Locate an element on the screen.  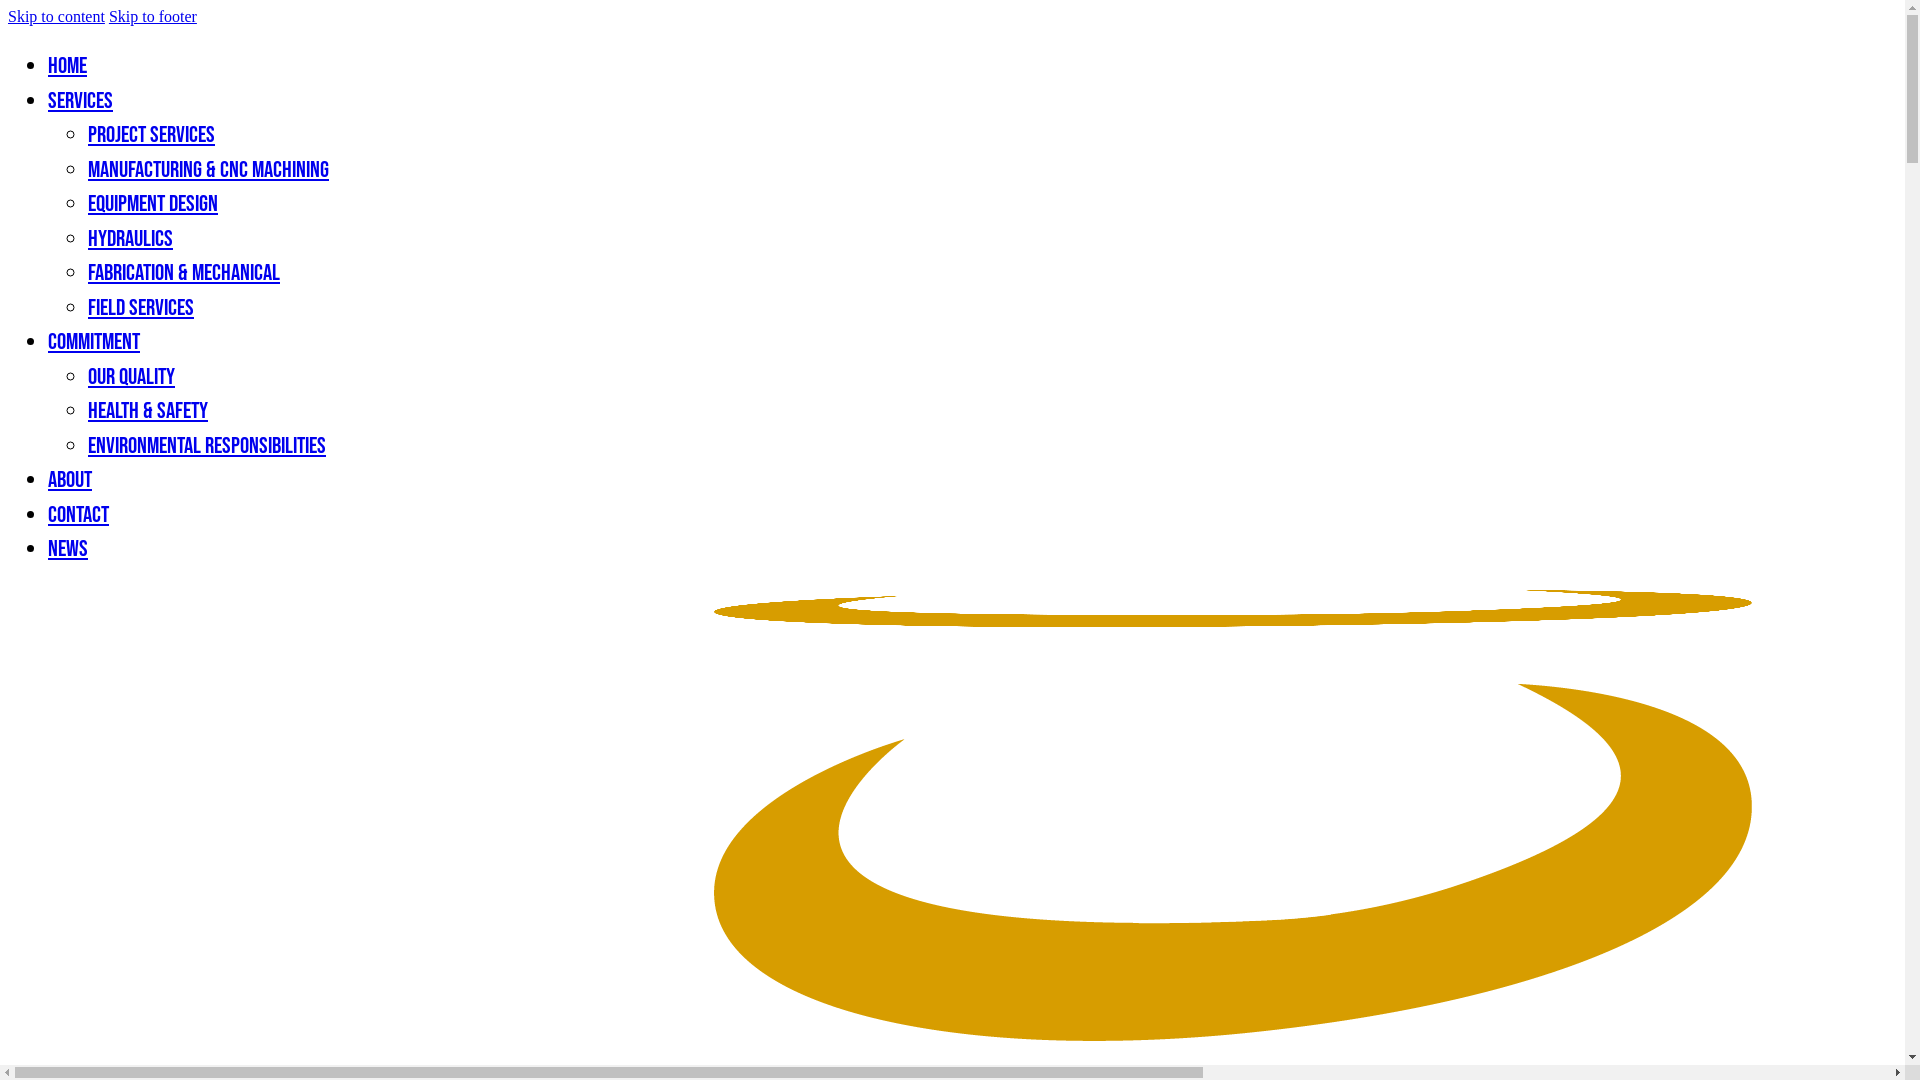
'Field Services' is located at coordinates (139, 308).